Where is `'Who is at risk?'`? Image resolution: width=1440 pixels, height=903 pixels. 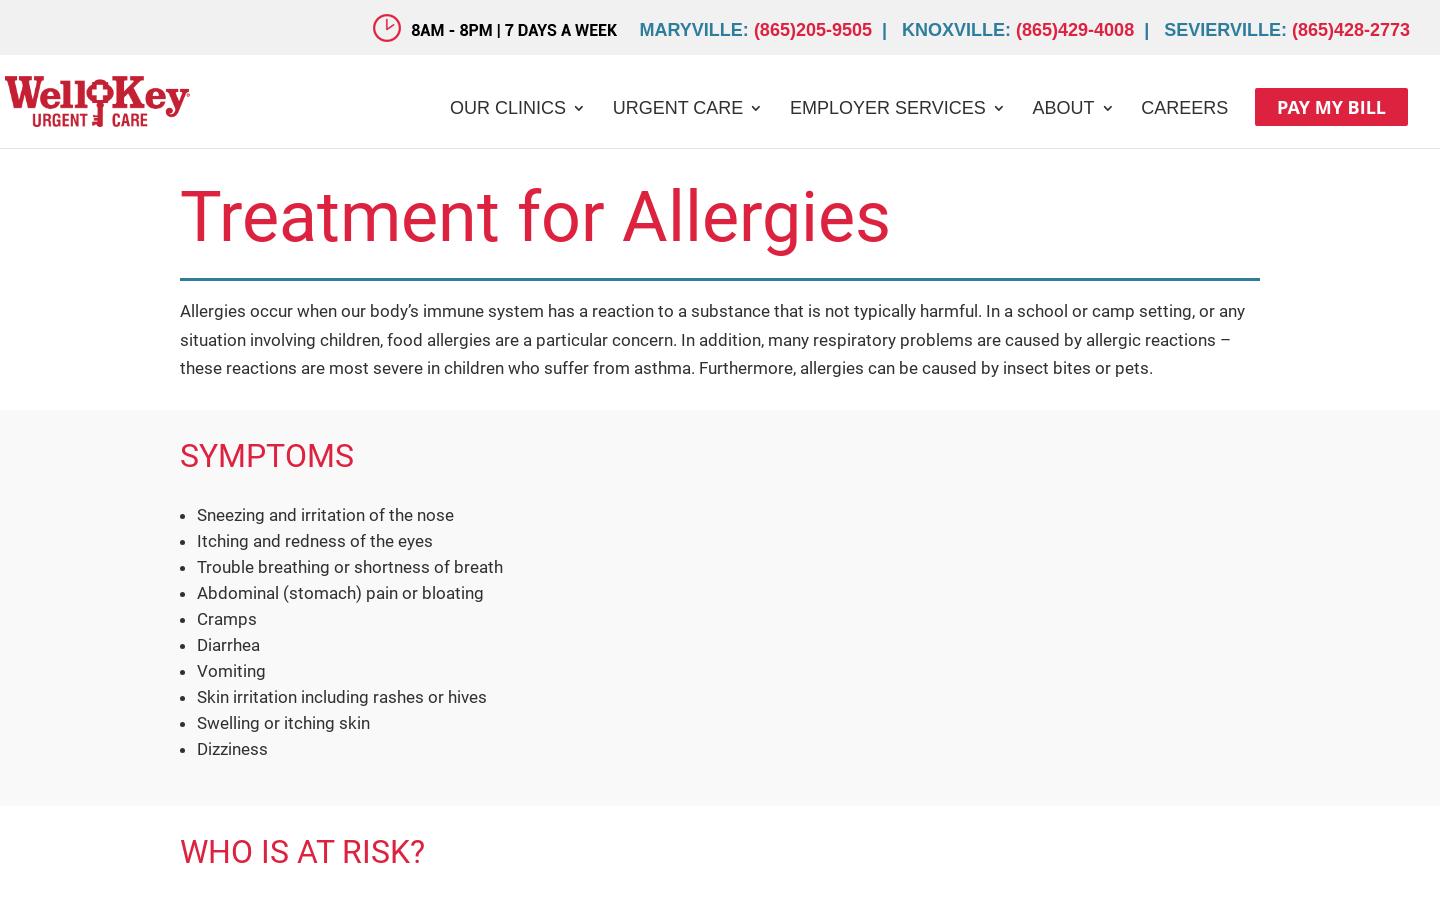
'Who is at risk?' is located at coordinates (179, 850).